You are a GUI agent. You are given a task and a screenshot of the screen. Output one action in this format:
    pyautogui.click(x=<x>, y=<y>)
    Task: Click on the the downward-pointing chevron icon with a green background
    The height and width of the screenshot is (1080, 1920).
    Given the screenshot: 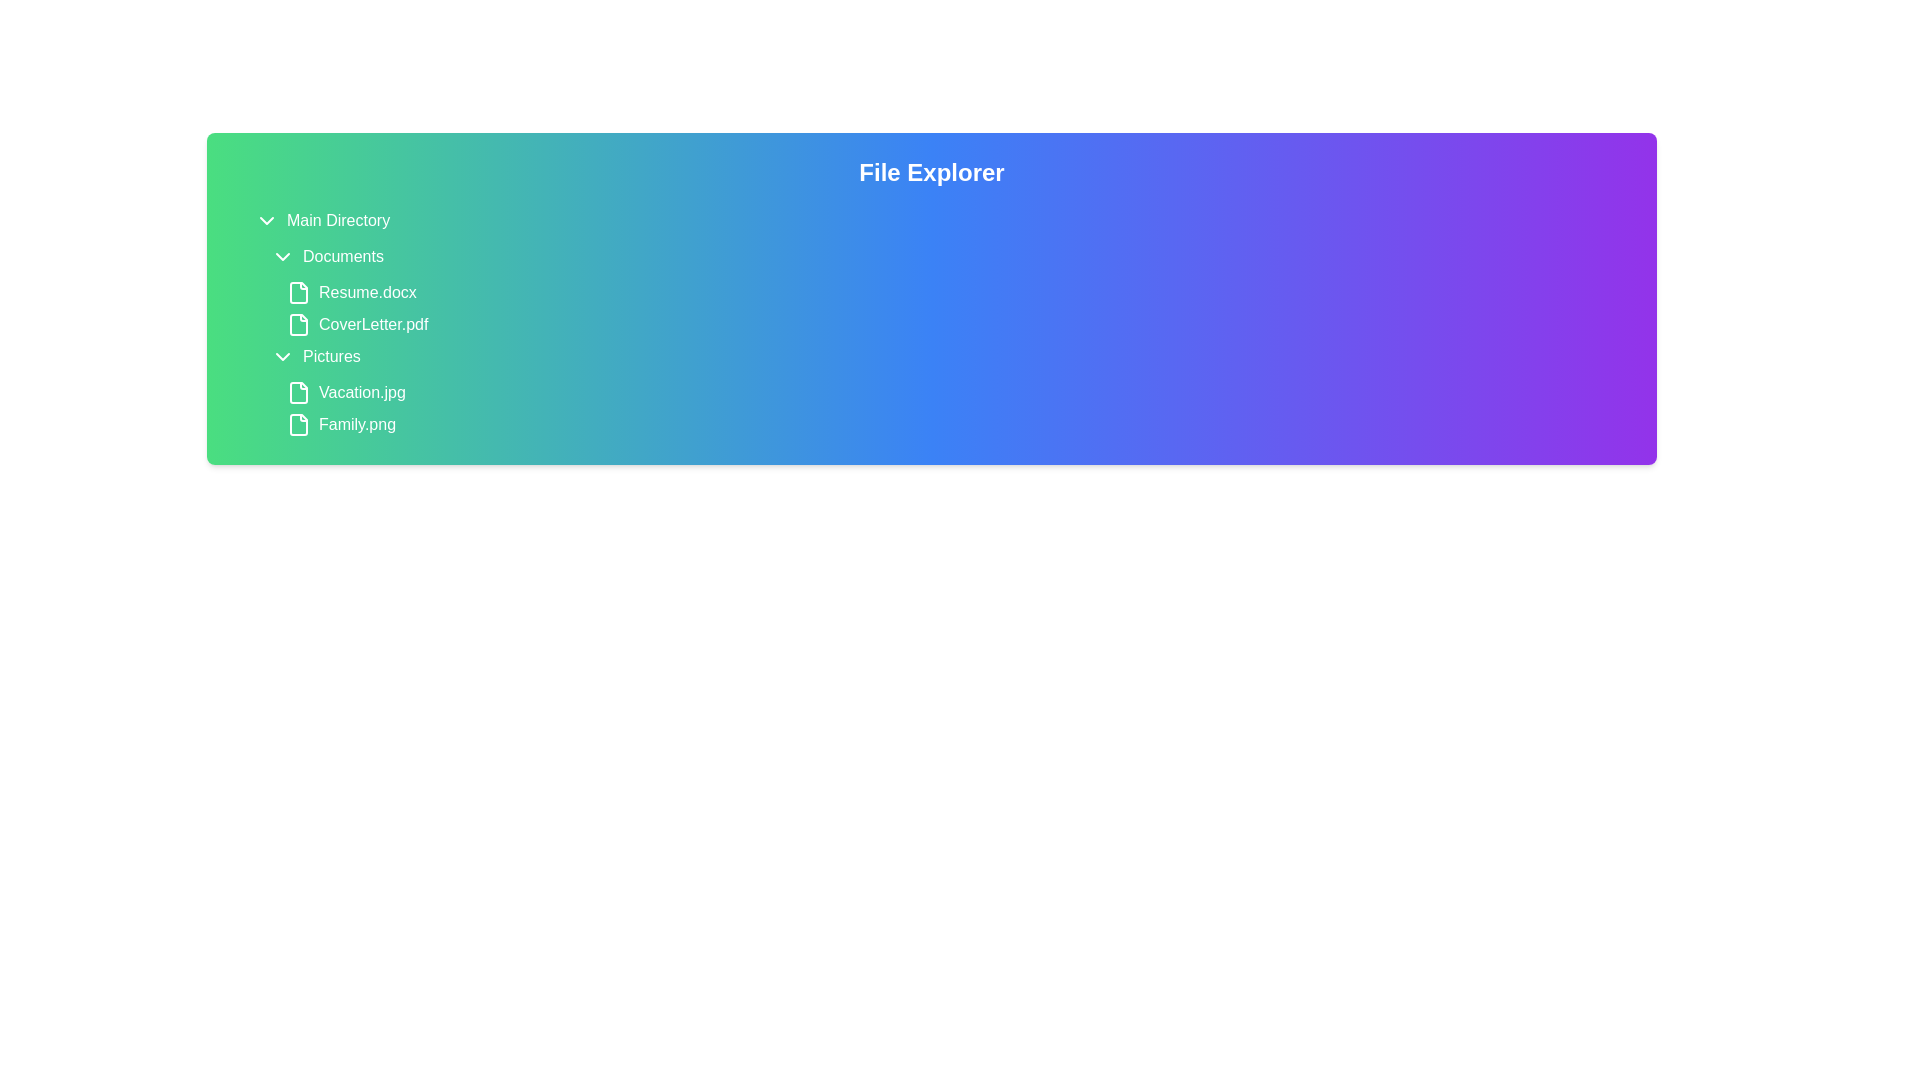 What is the action you would take?
    pyautogui.click(x=282, y=356)
    